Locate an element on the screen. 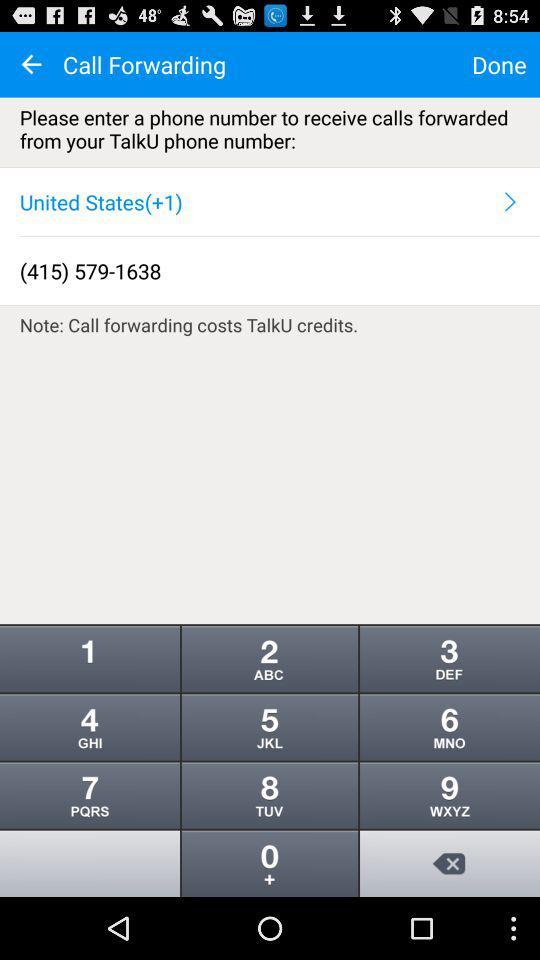  the more icon is located at coordinates (270, 850).